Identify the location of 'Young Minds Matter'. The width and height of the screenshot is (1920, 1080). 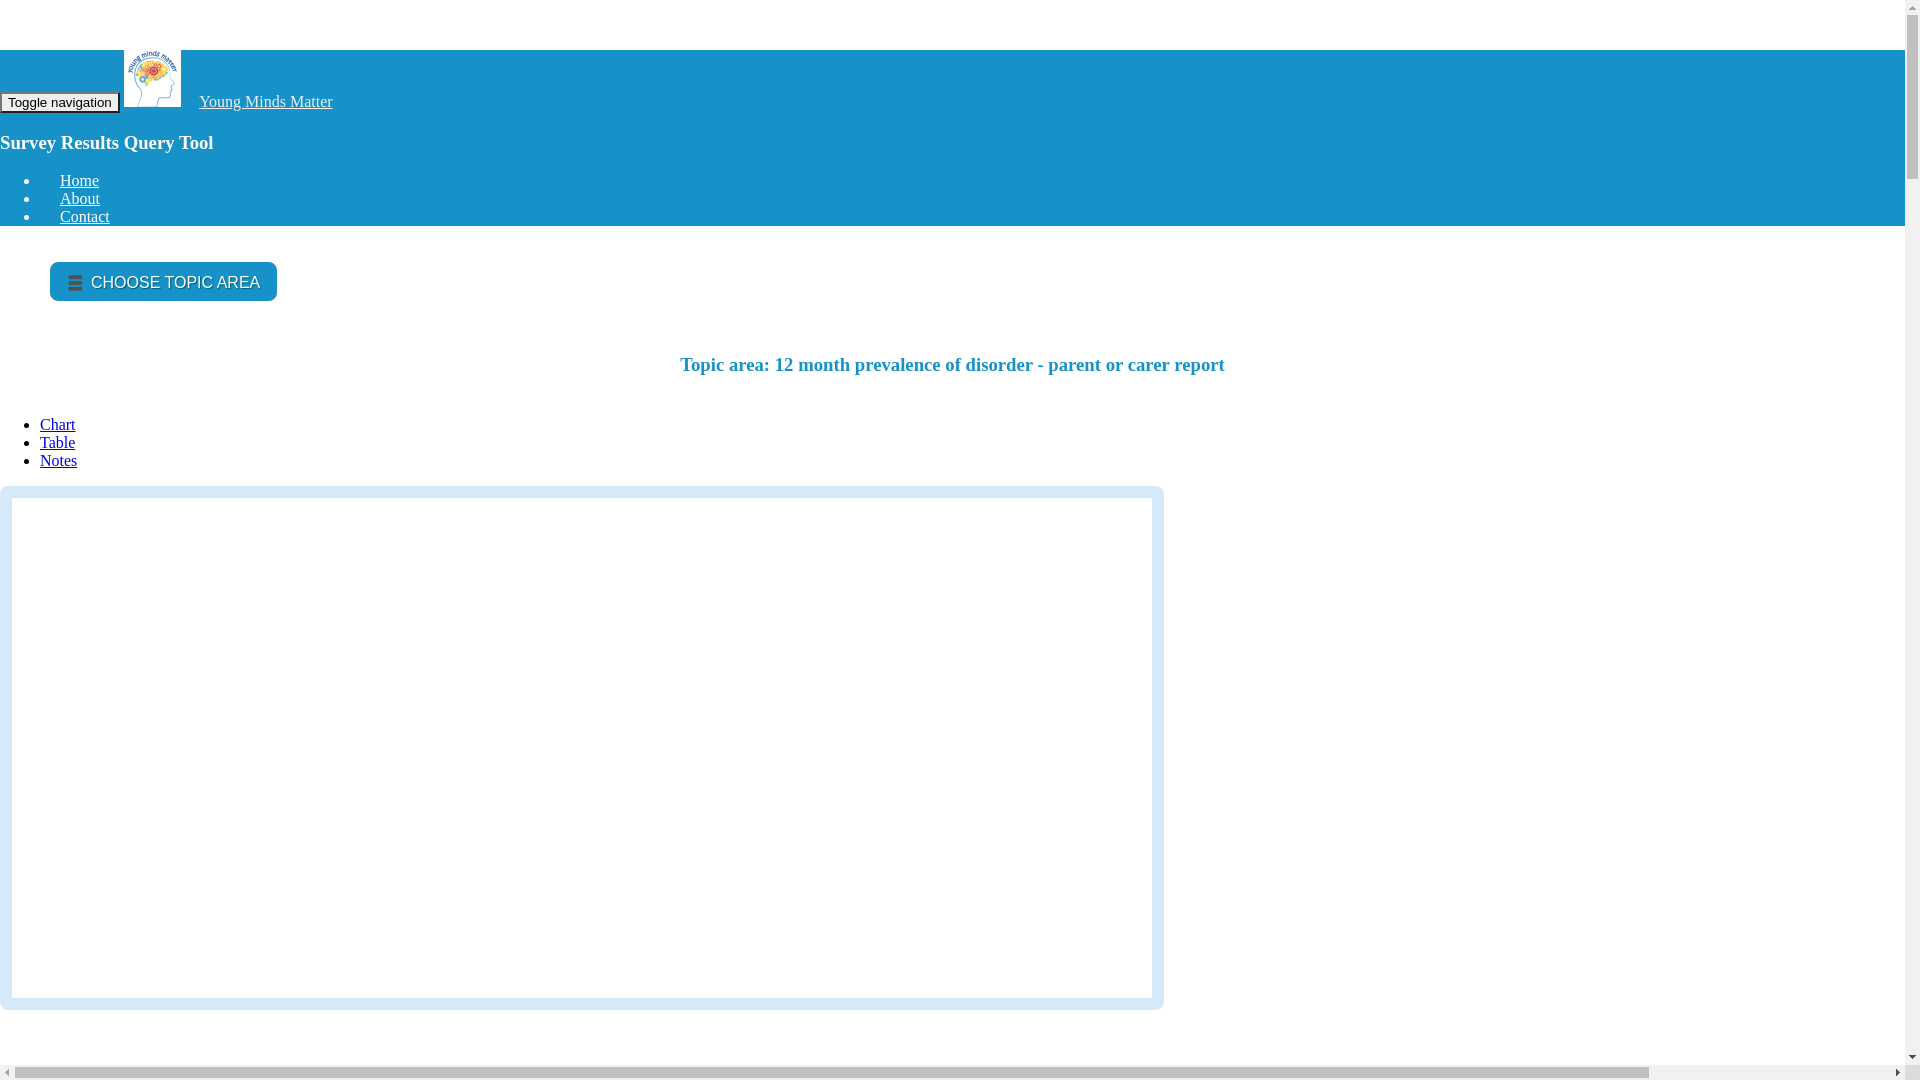
(198, 101).